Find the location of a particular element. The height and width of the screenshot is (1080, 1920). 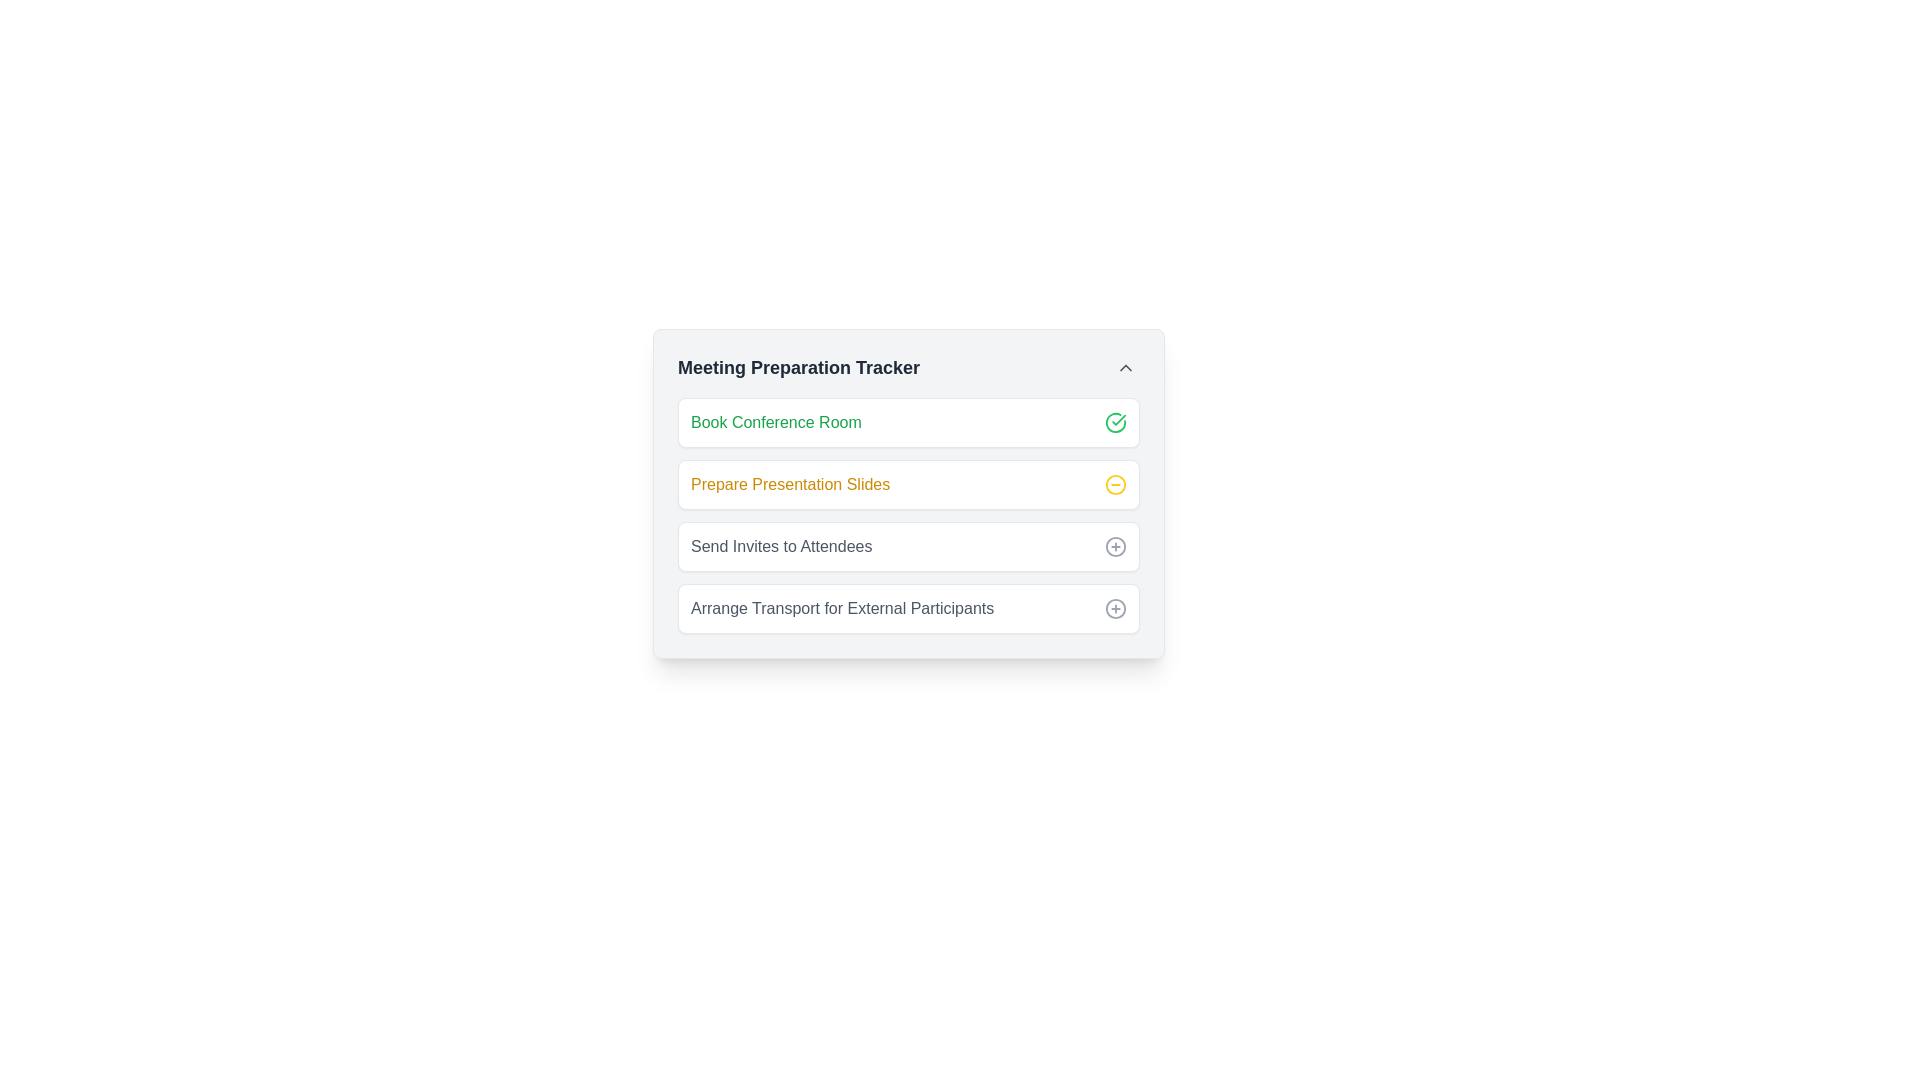

the circular icon with a green outline and check mark, located to the right of 'Book Conference Room' in the 'Meeting Preparation Tracker' card is located at coordinates (1115, 422).